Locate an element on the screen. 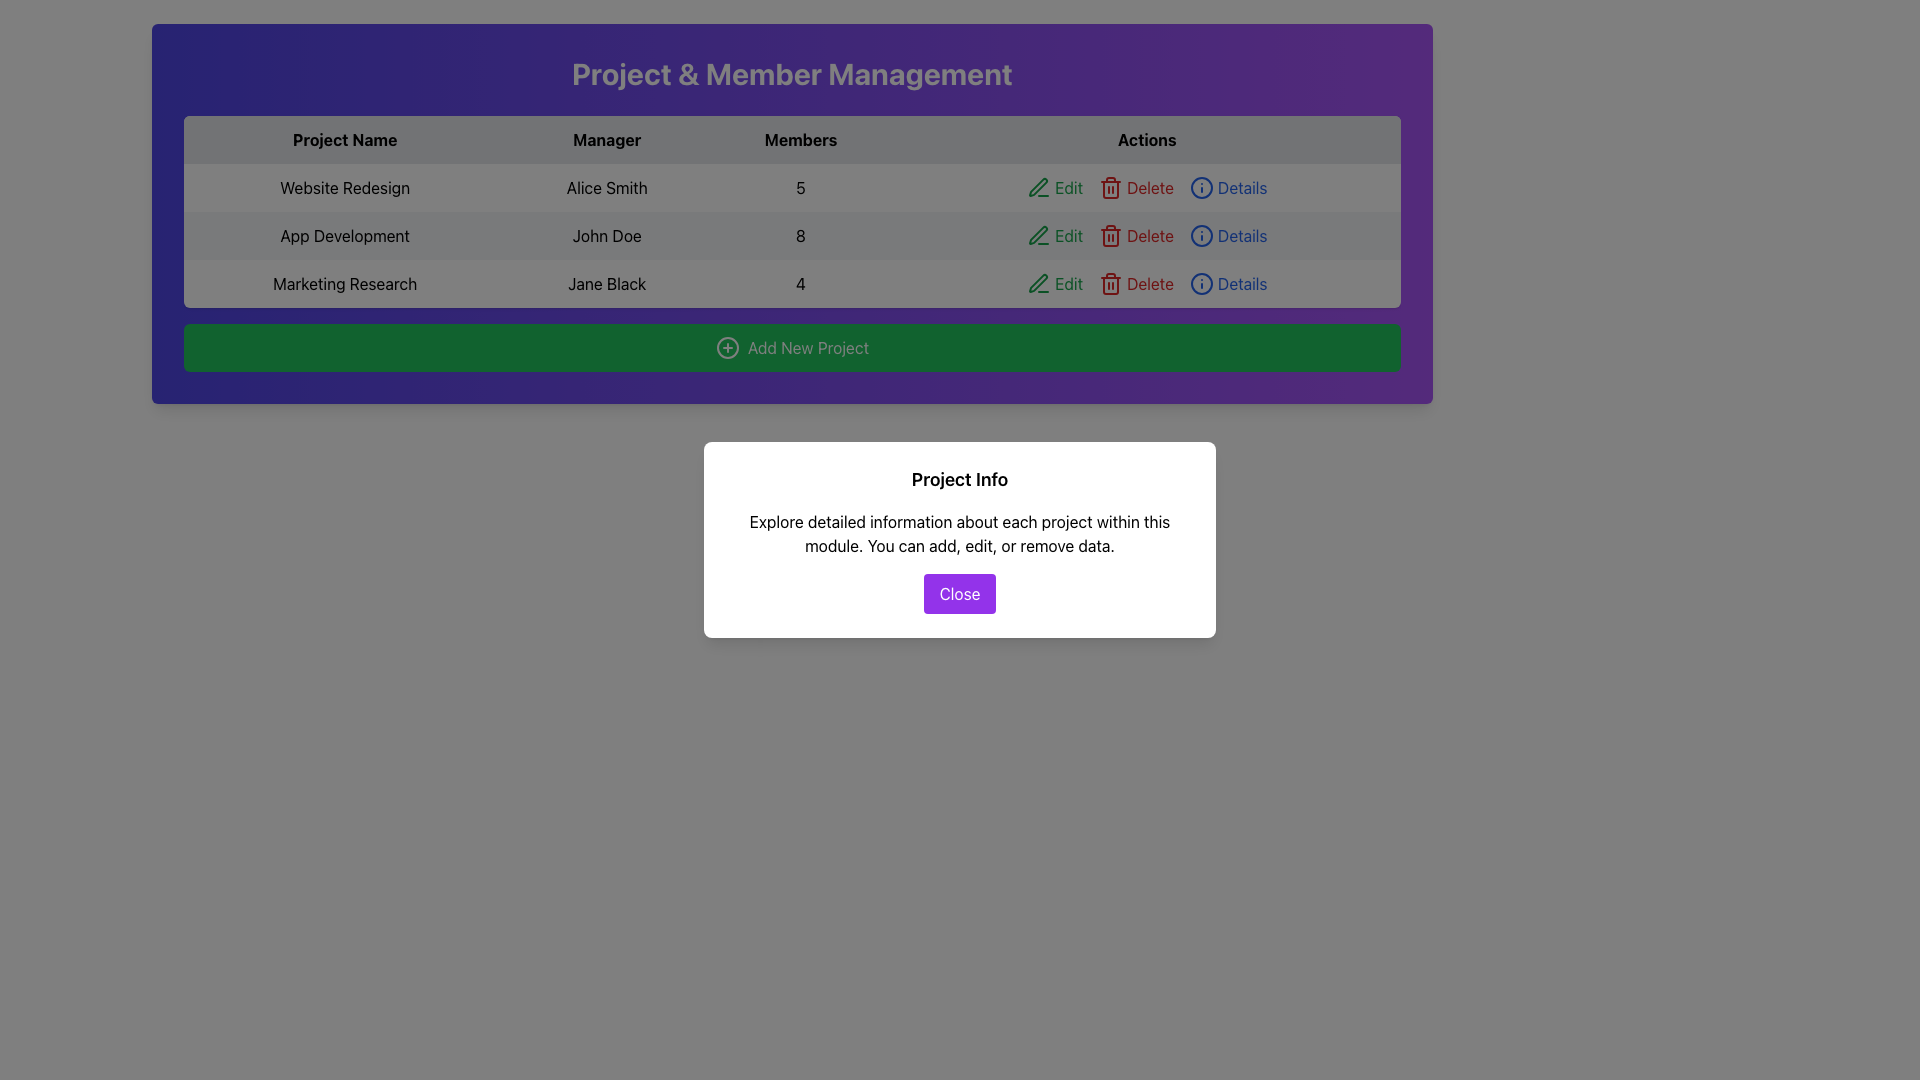 This screenshot has height=1080, width=1920. the icon on the left side of the green button labeled 'Add New Project' is located at coordinates (726, 346).